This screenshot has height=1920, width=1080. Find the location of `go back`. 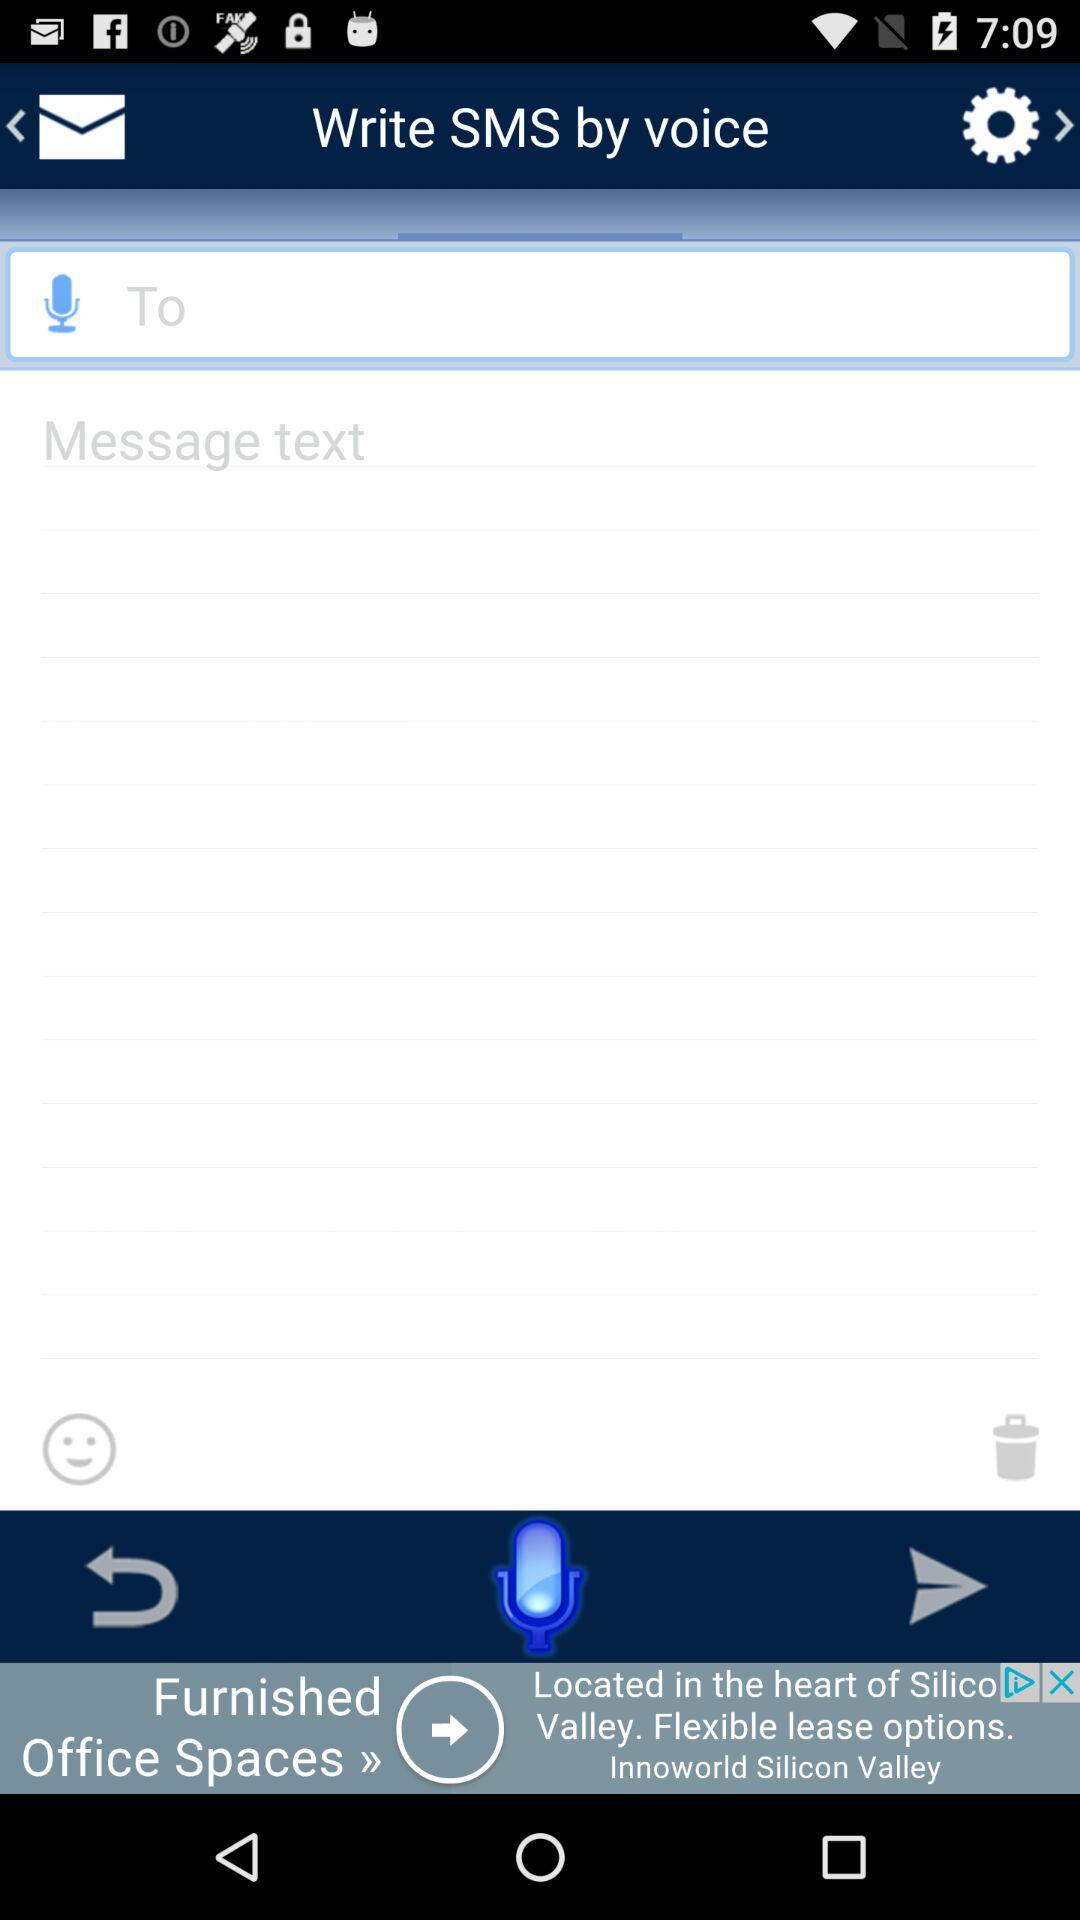

go back is located at coordinates (131, 1585).